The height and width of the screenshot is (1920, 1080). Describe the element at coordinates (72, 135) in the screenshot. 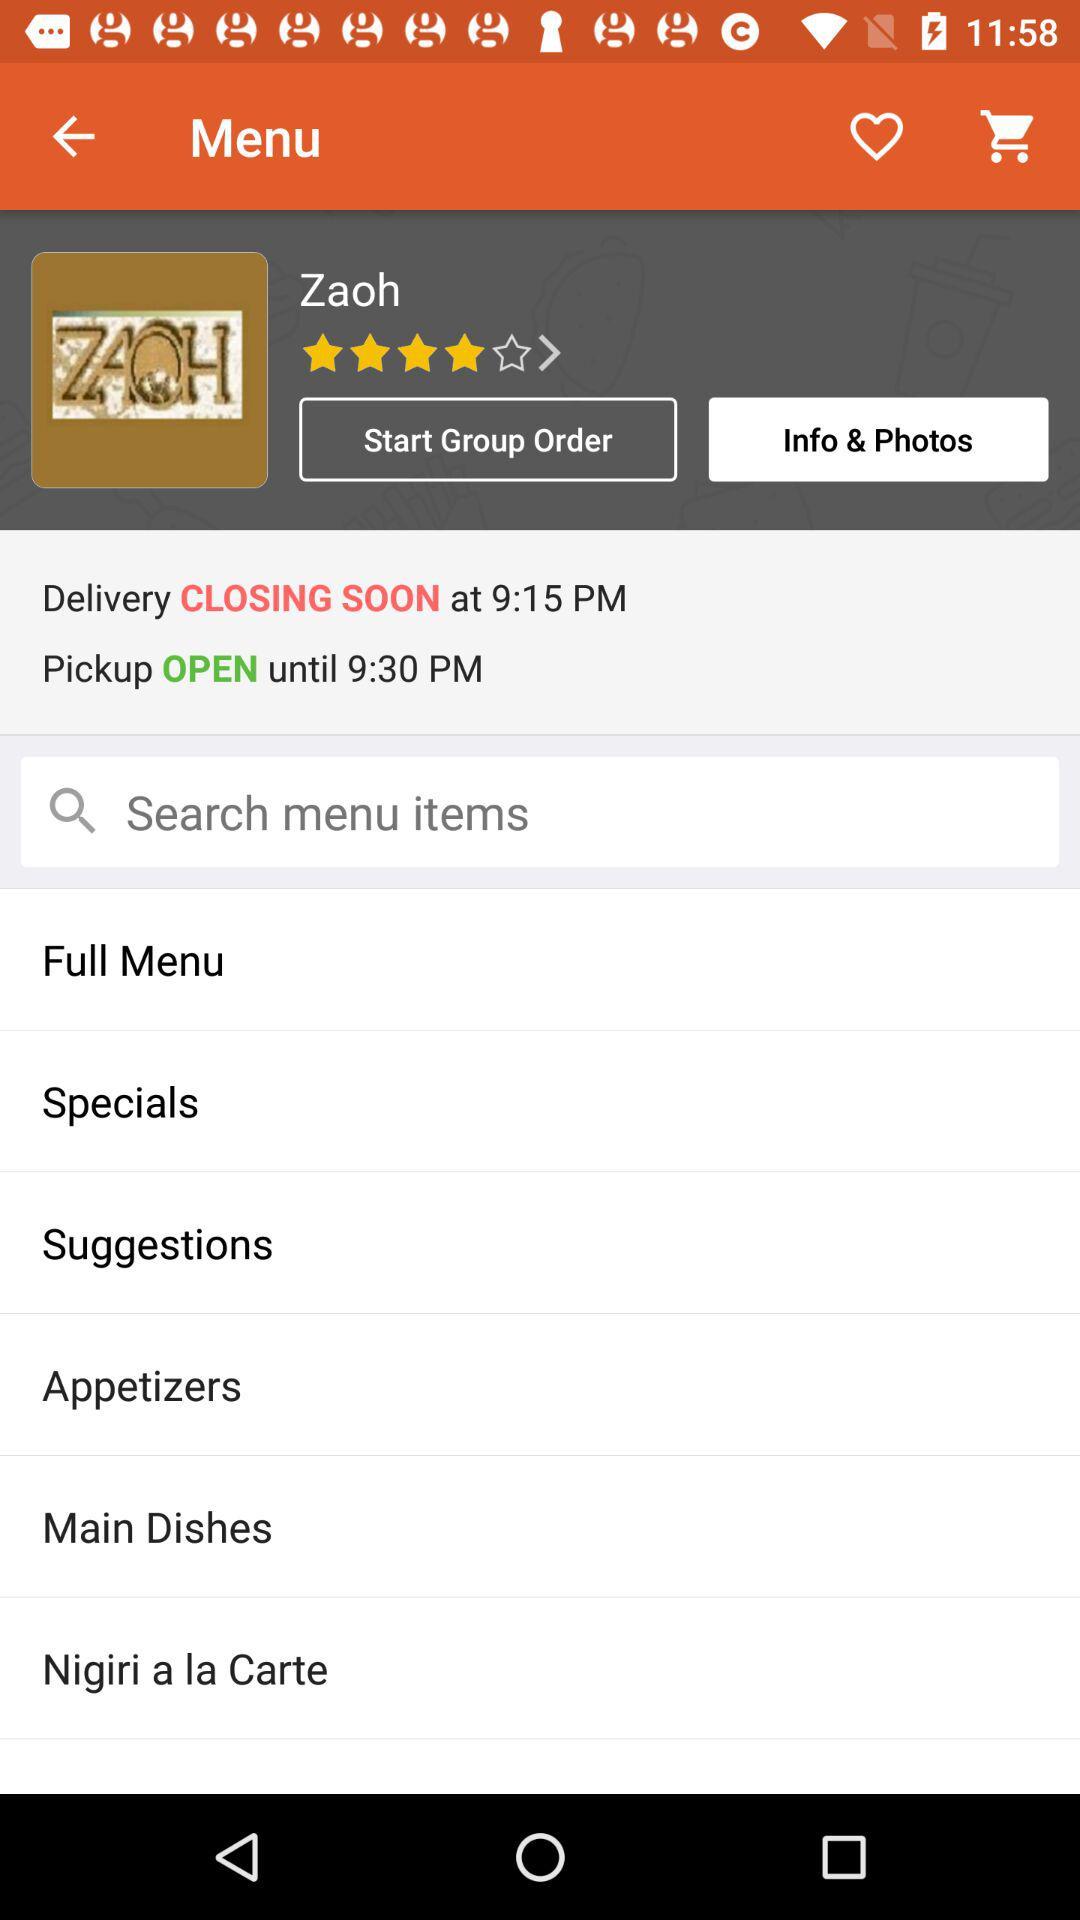

I see `item to the left of menu item` at that location.